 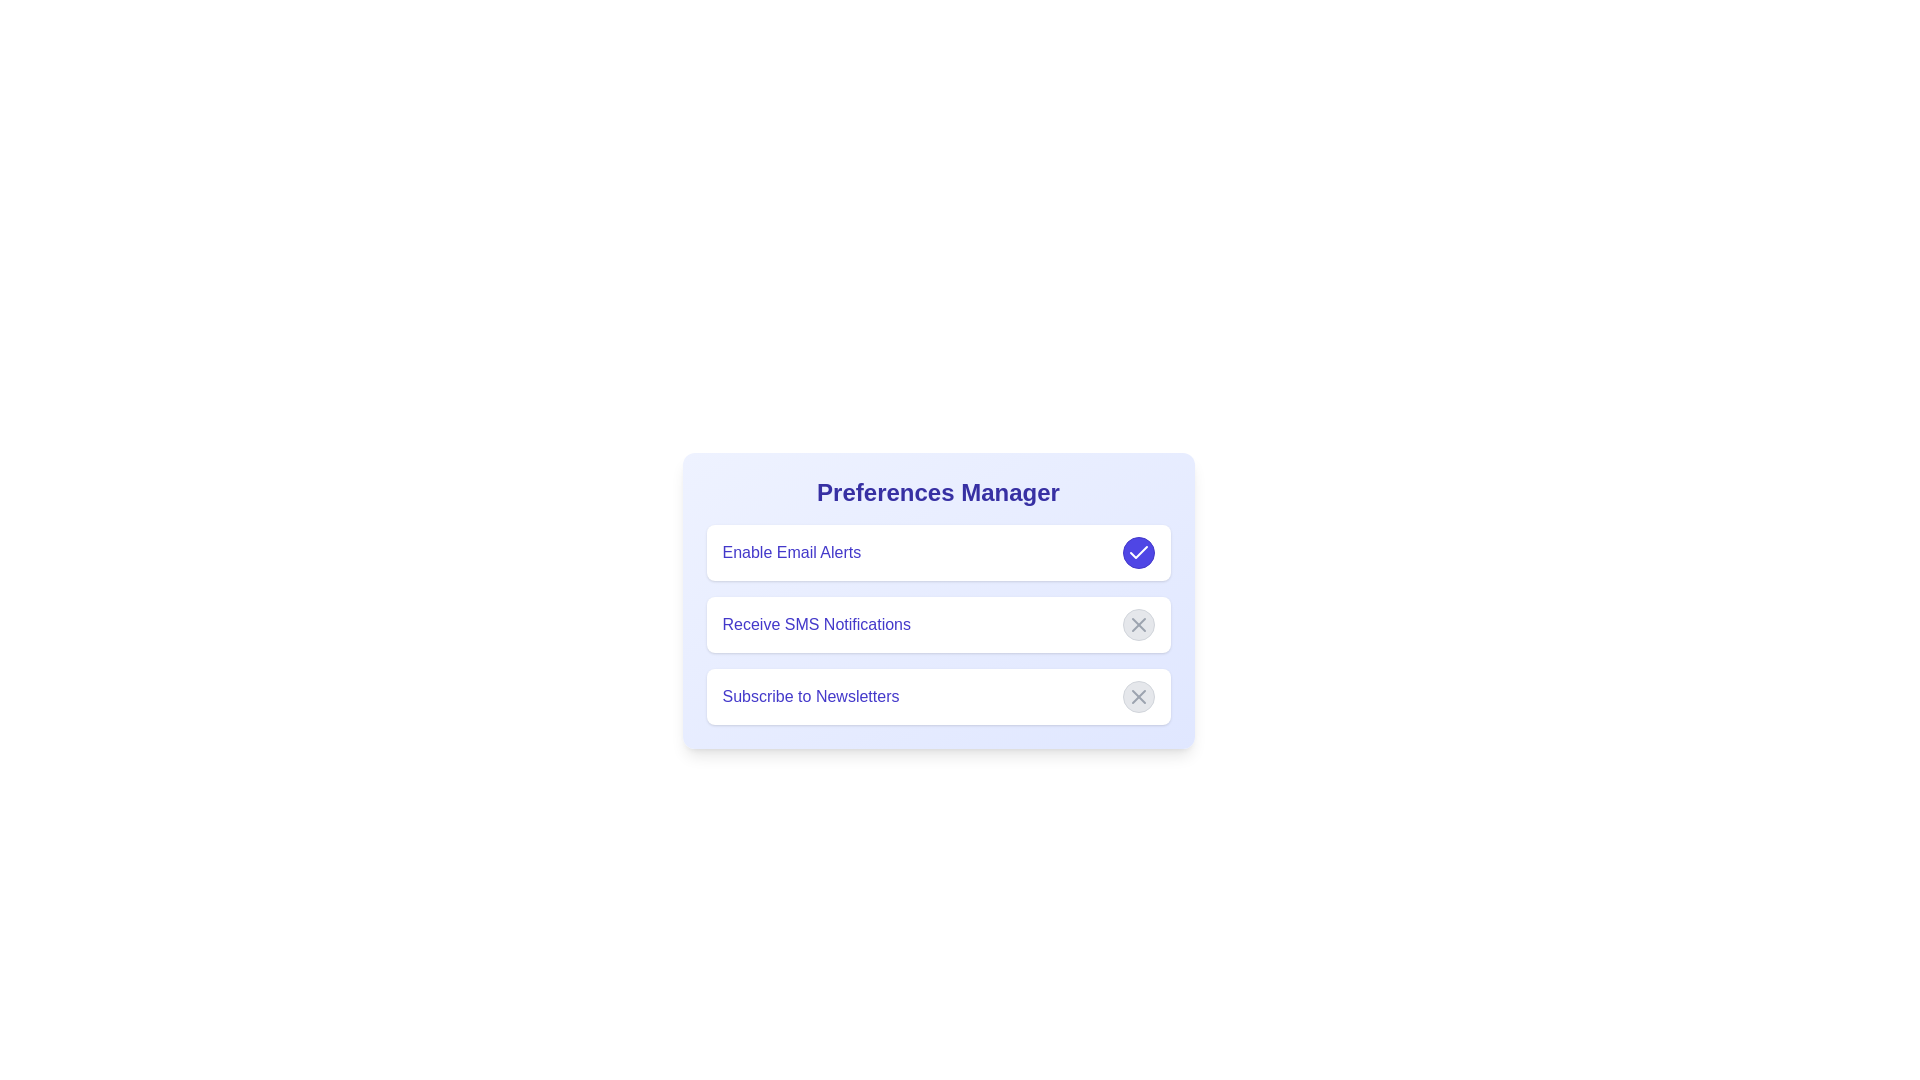 I want to click on the indigo circular button with a white checkmark icon, so click(x=1138, y=552).